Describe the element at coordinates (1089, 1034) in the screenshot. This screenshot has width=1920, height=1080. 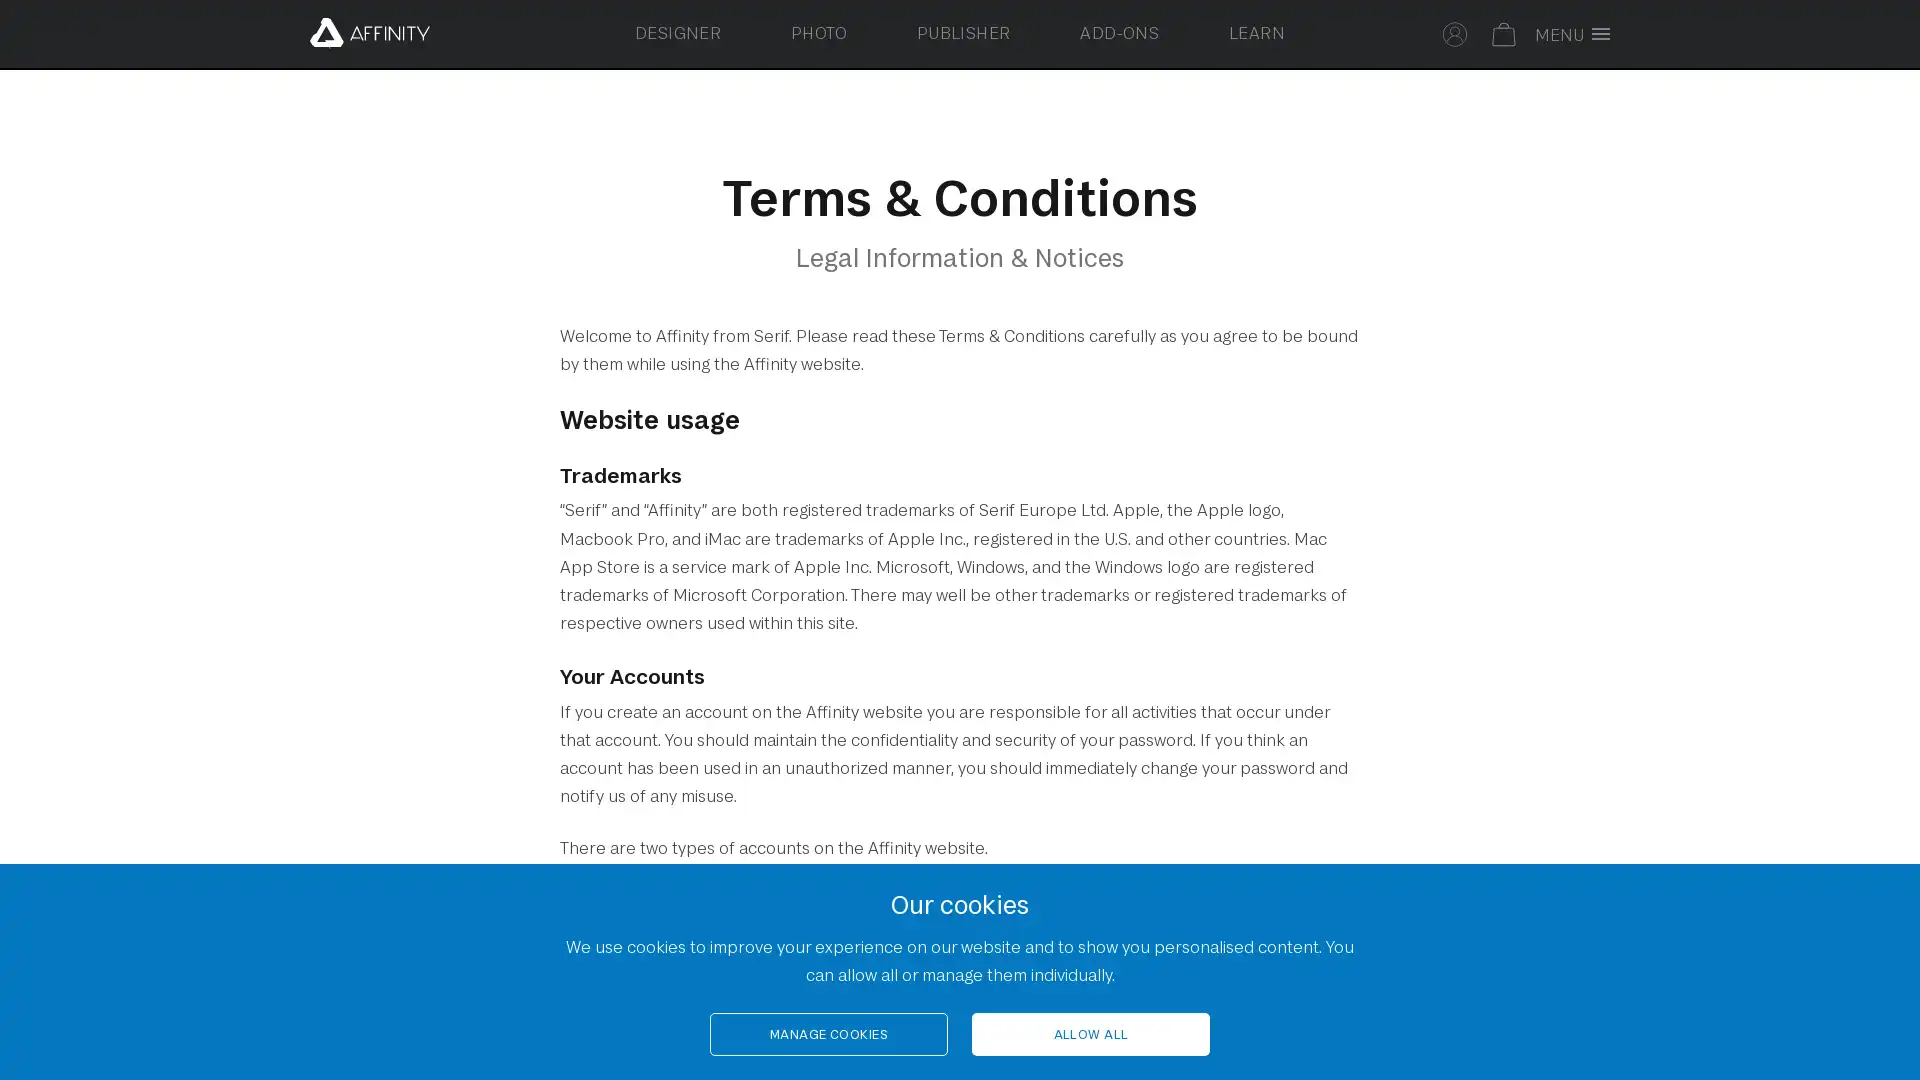
I see `ALLOW ALL` at that location.